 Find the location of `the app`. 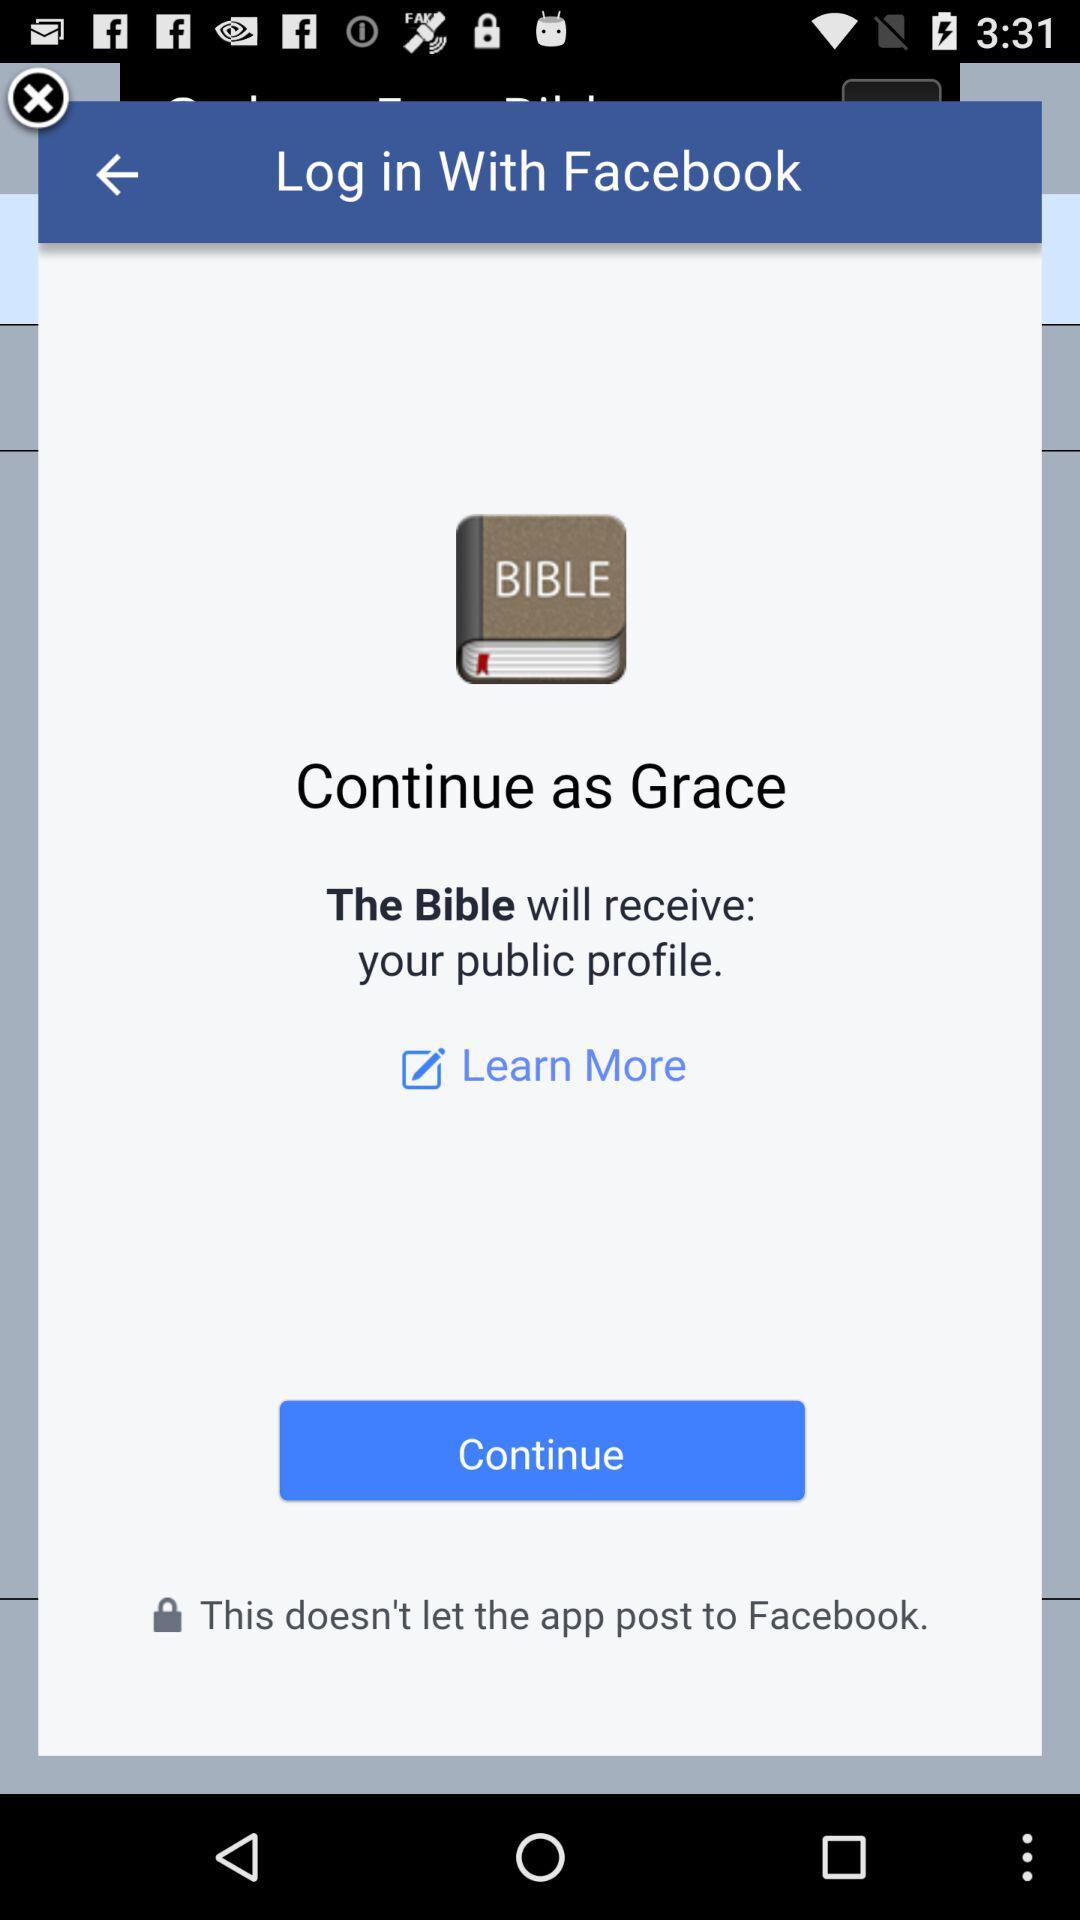

the app is located at coordinates (38, 100).